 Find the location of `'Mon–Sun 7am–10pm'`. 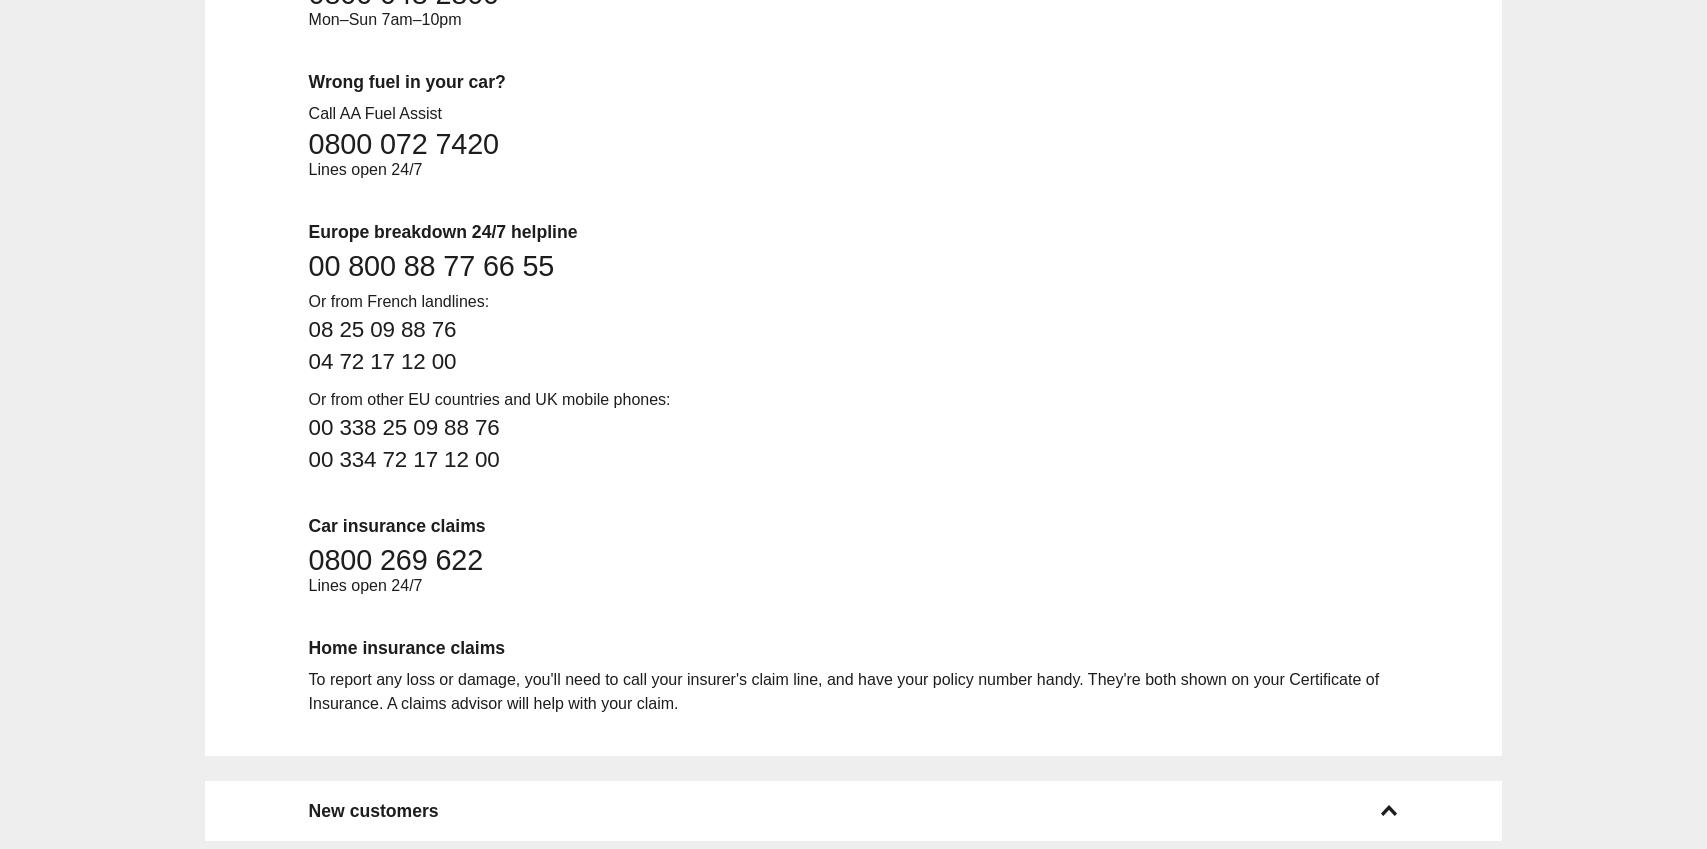

'Mon–Sun 7am–10pm' is located at coordinates (384, 17).